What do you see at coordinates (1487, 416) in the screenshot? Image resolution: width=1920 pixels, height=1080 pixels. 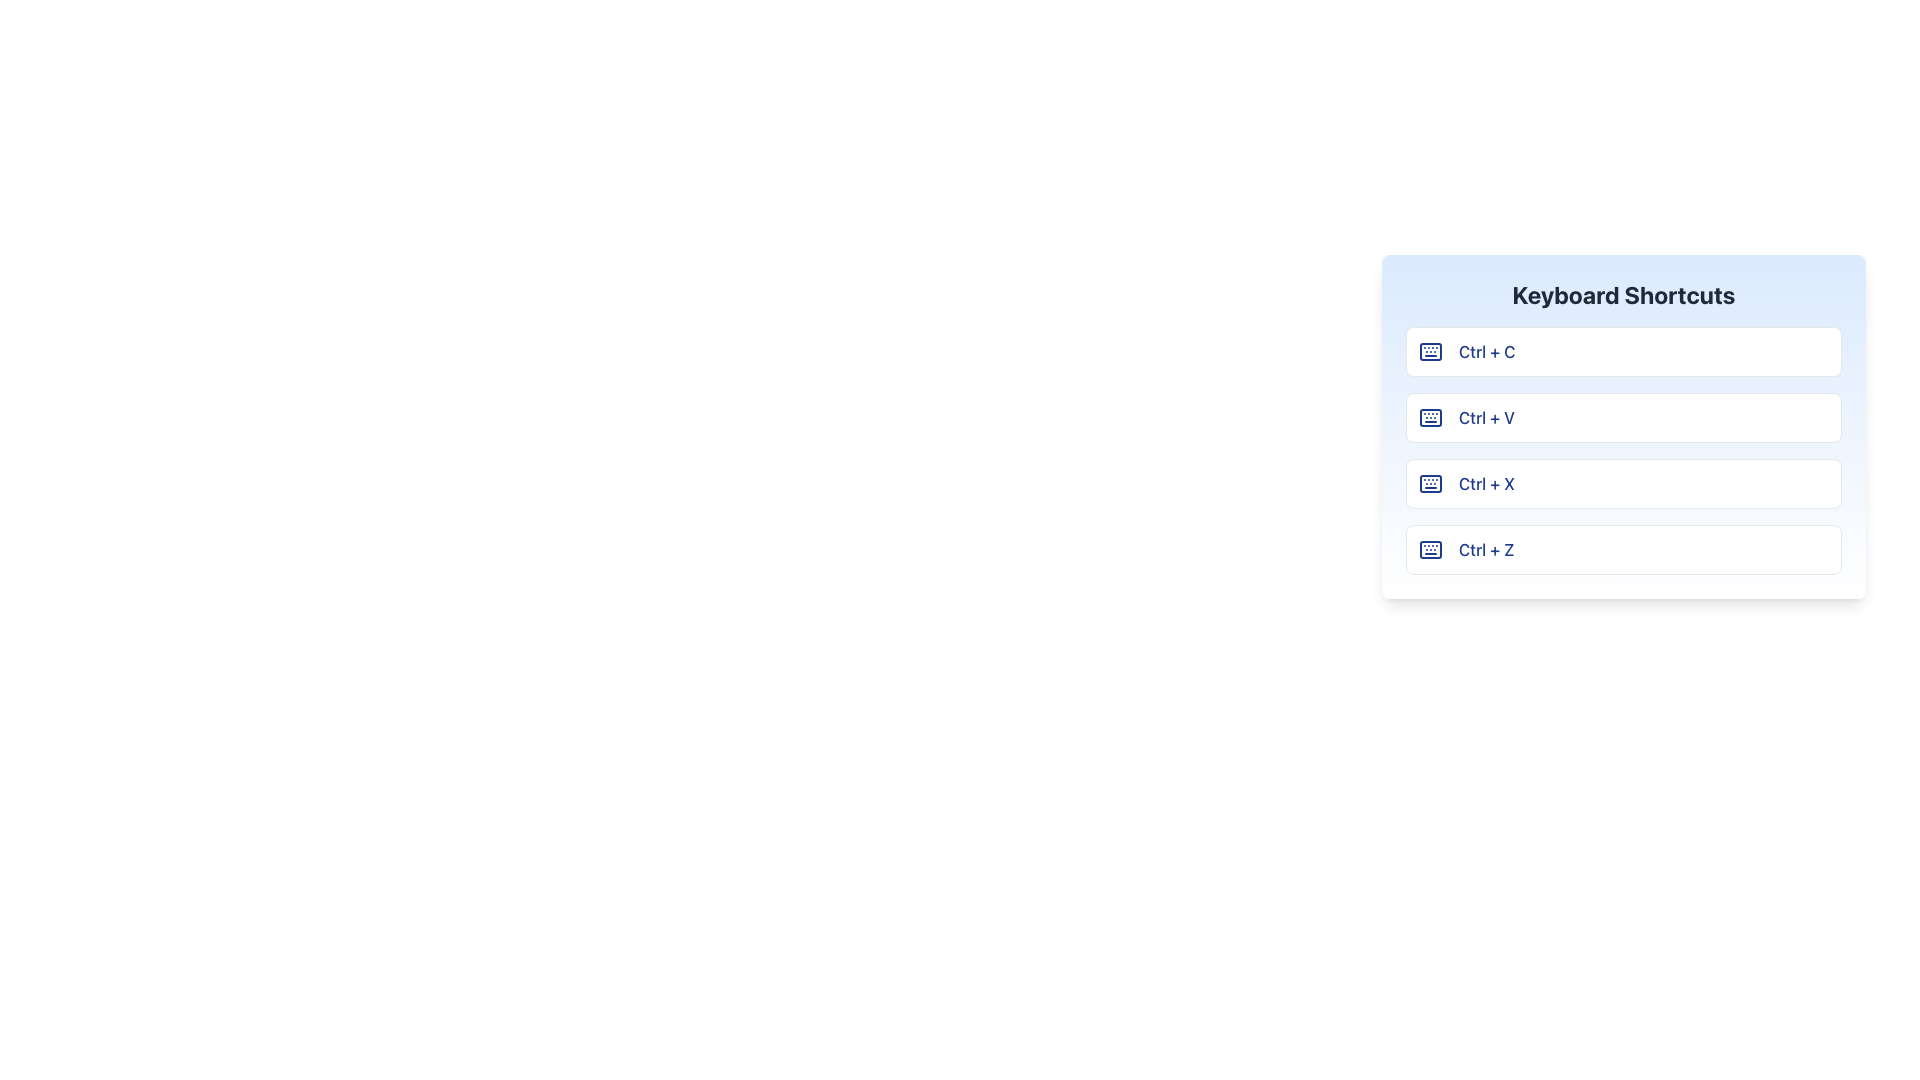 I see `the static text label indicating the 'Ctrl + V' keyboard shortcut, which is the second item in the list of keyboard shortcuts` at bounding box center [1487, 416].